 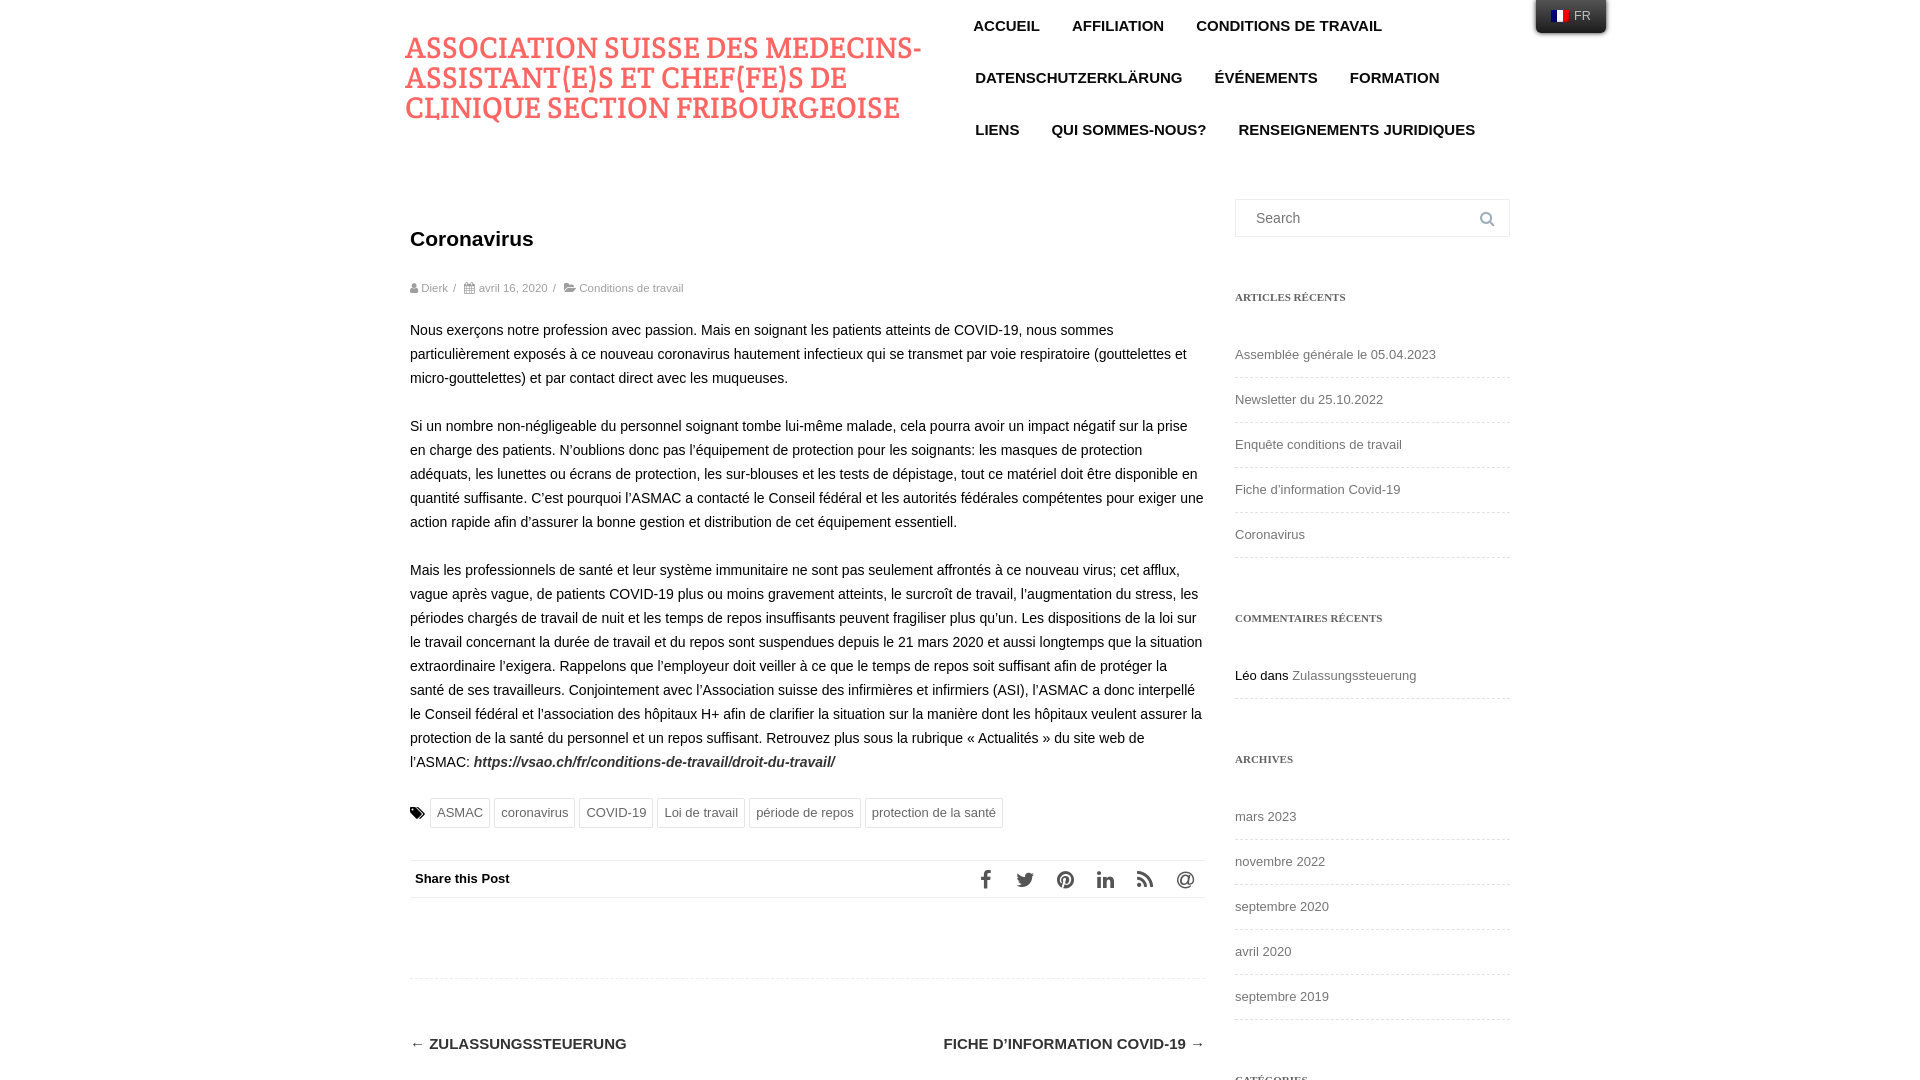 What do you see at coordinates (1289, 26) in the screenshot?
I see `'CONDITIONS DE TRAVAIL'` at bounding box center [1289, 26].